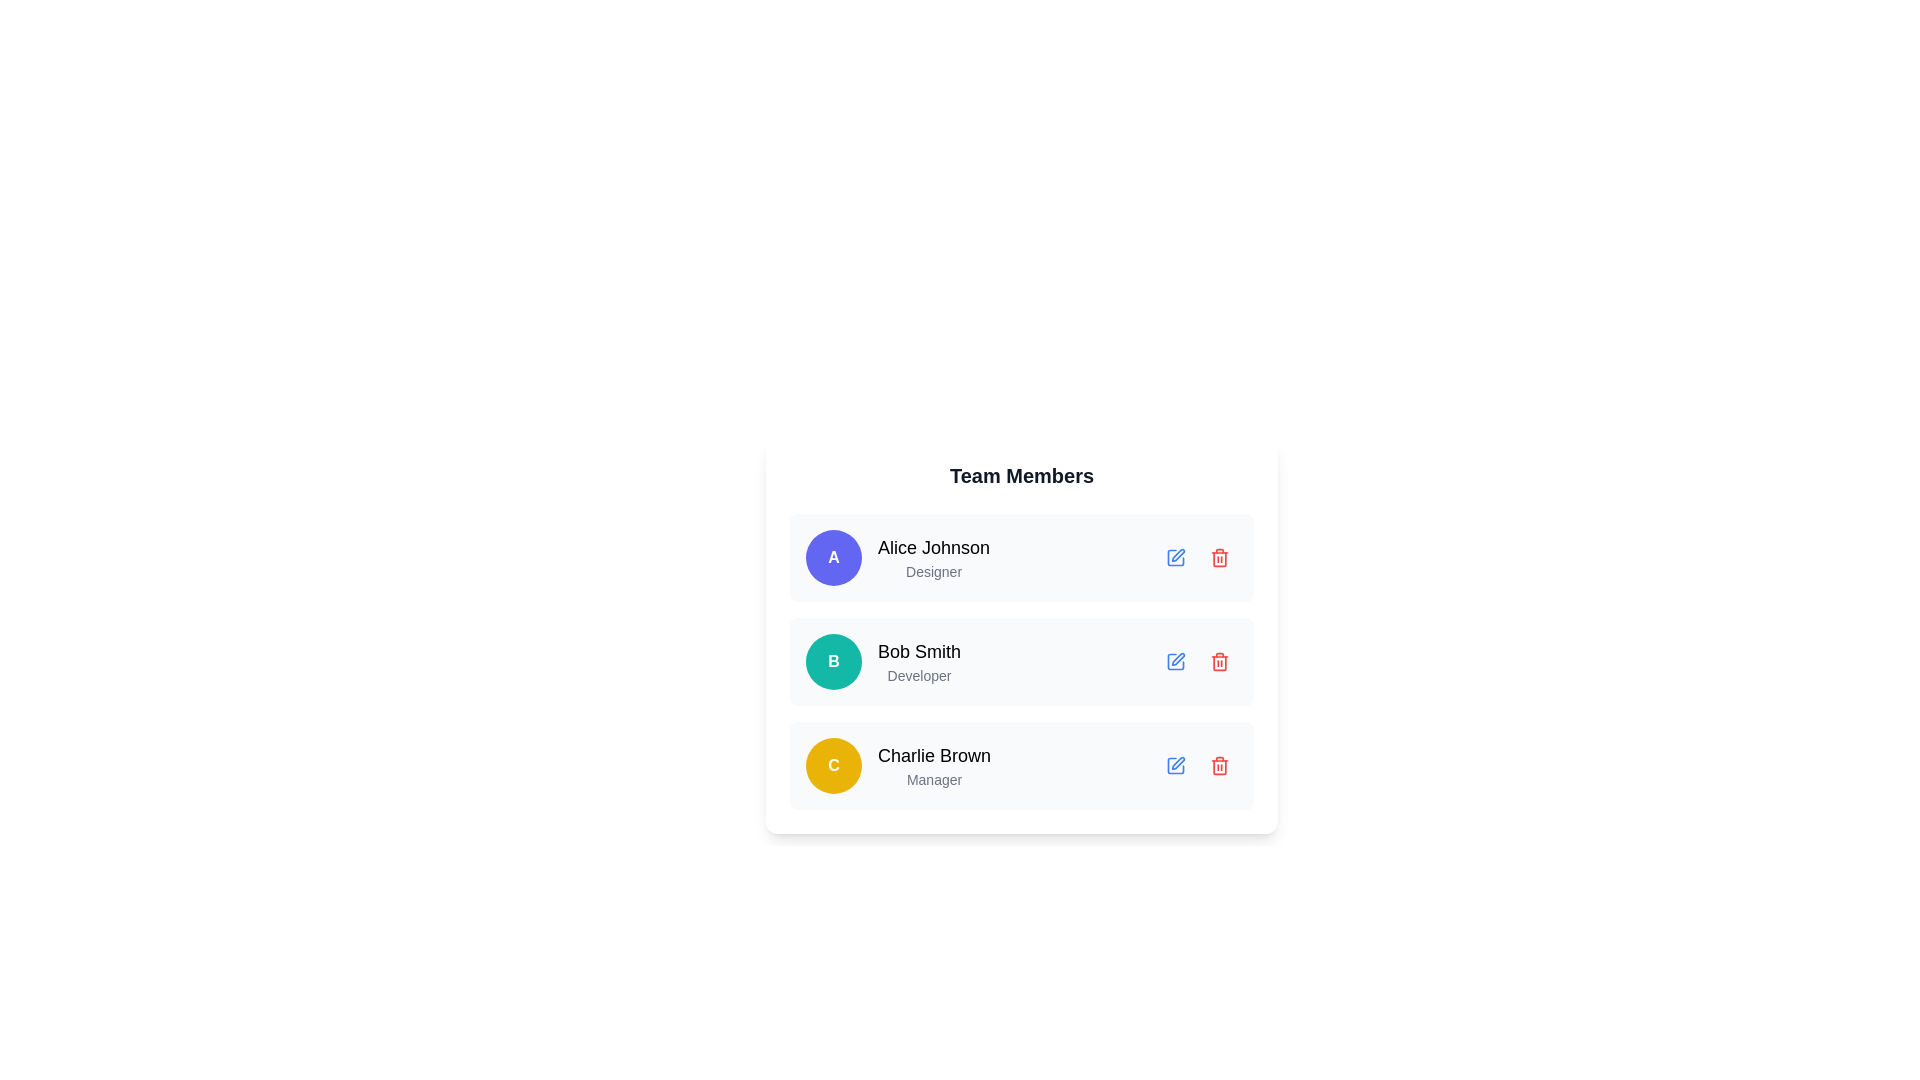  I want to click on the editing button for the 'Charlie Brown - Manager' entry, so click(1176, 765).